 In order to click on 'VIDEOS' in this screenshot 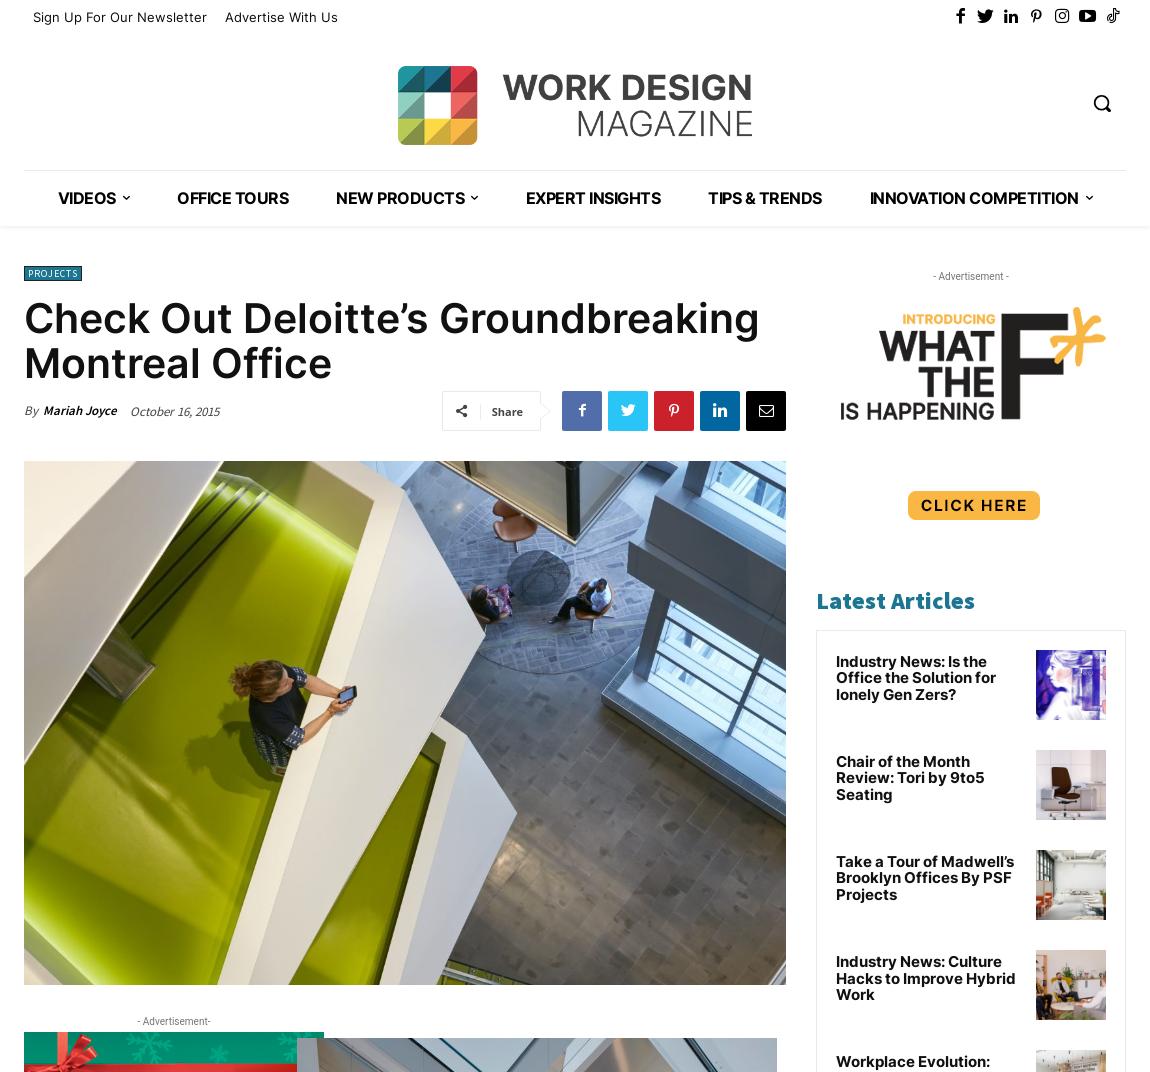, I will do `click(85, 196)`.